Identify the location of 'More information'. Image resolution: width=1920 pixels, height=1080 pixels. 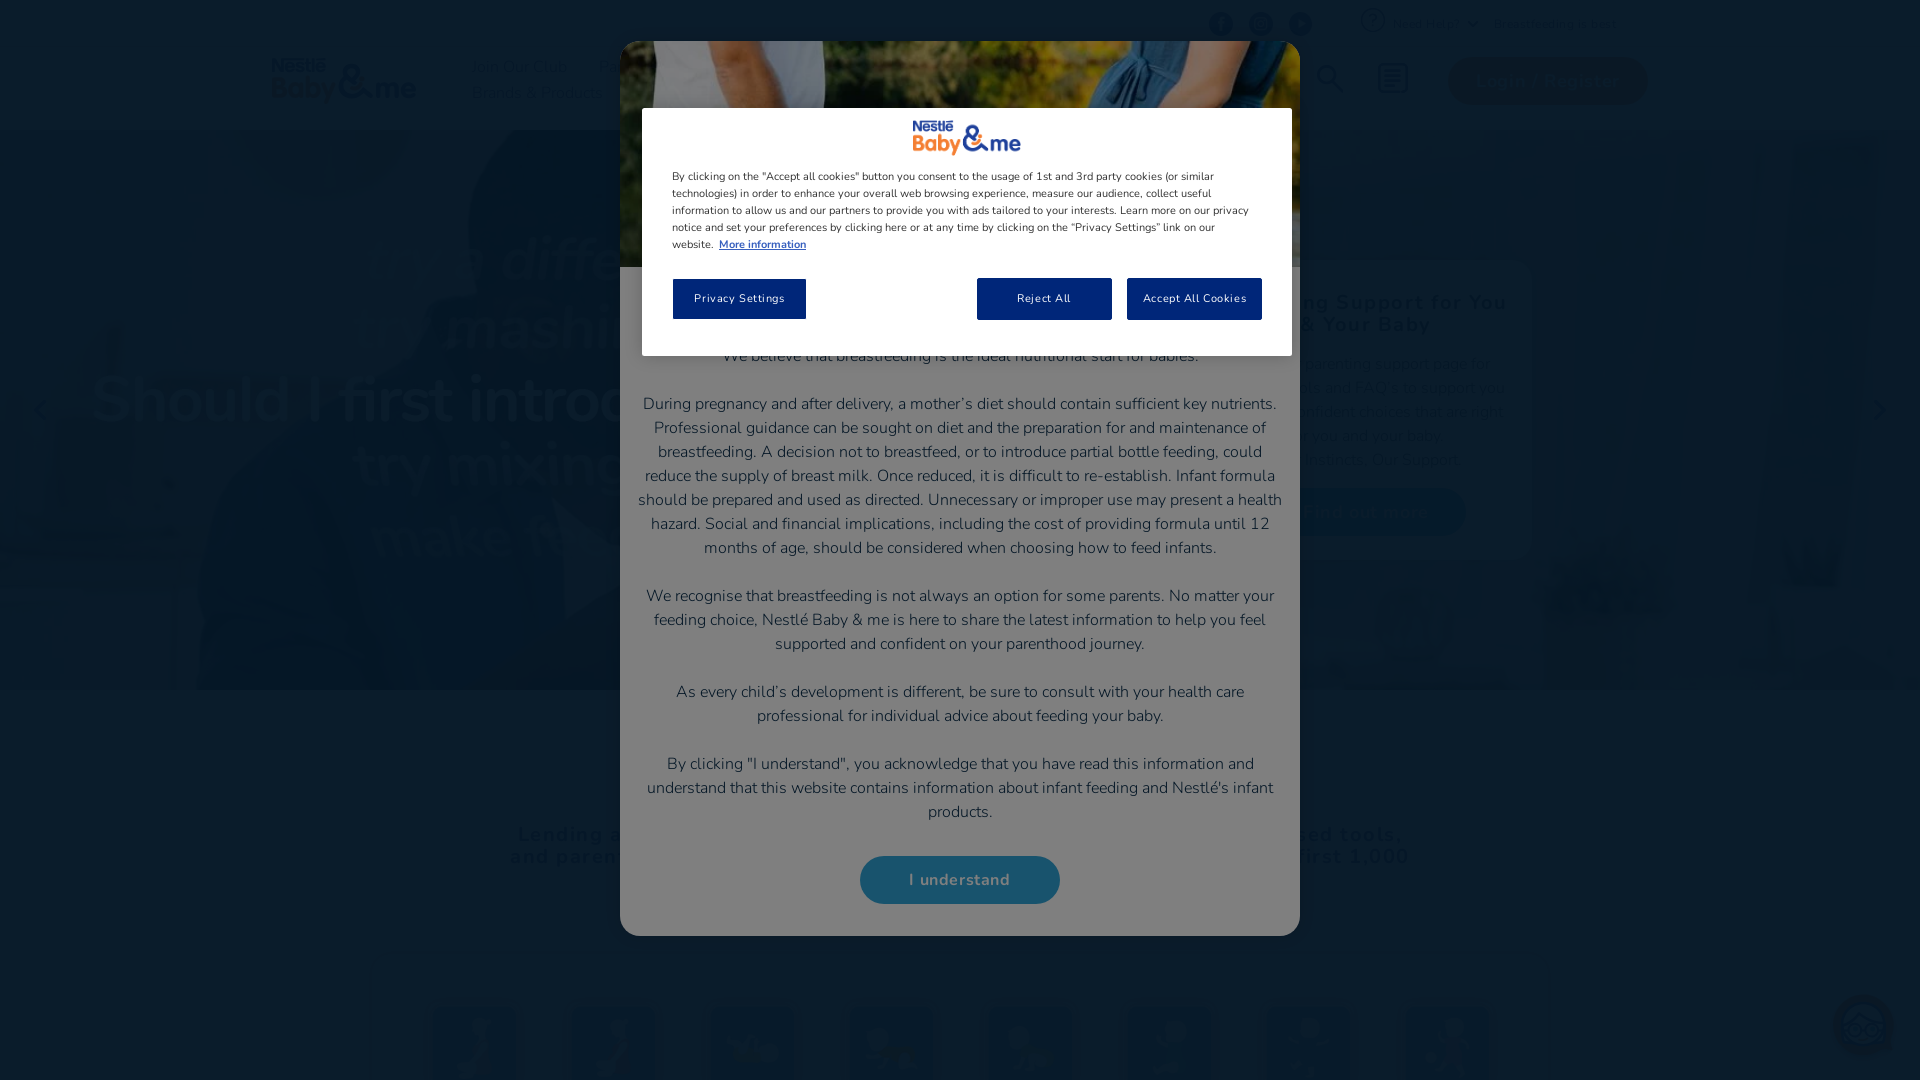
(761, 242).